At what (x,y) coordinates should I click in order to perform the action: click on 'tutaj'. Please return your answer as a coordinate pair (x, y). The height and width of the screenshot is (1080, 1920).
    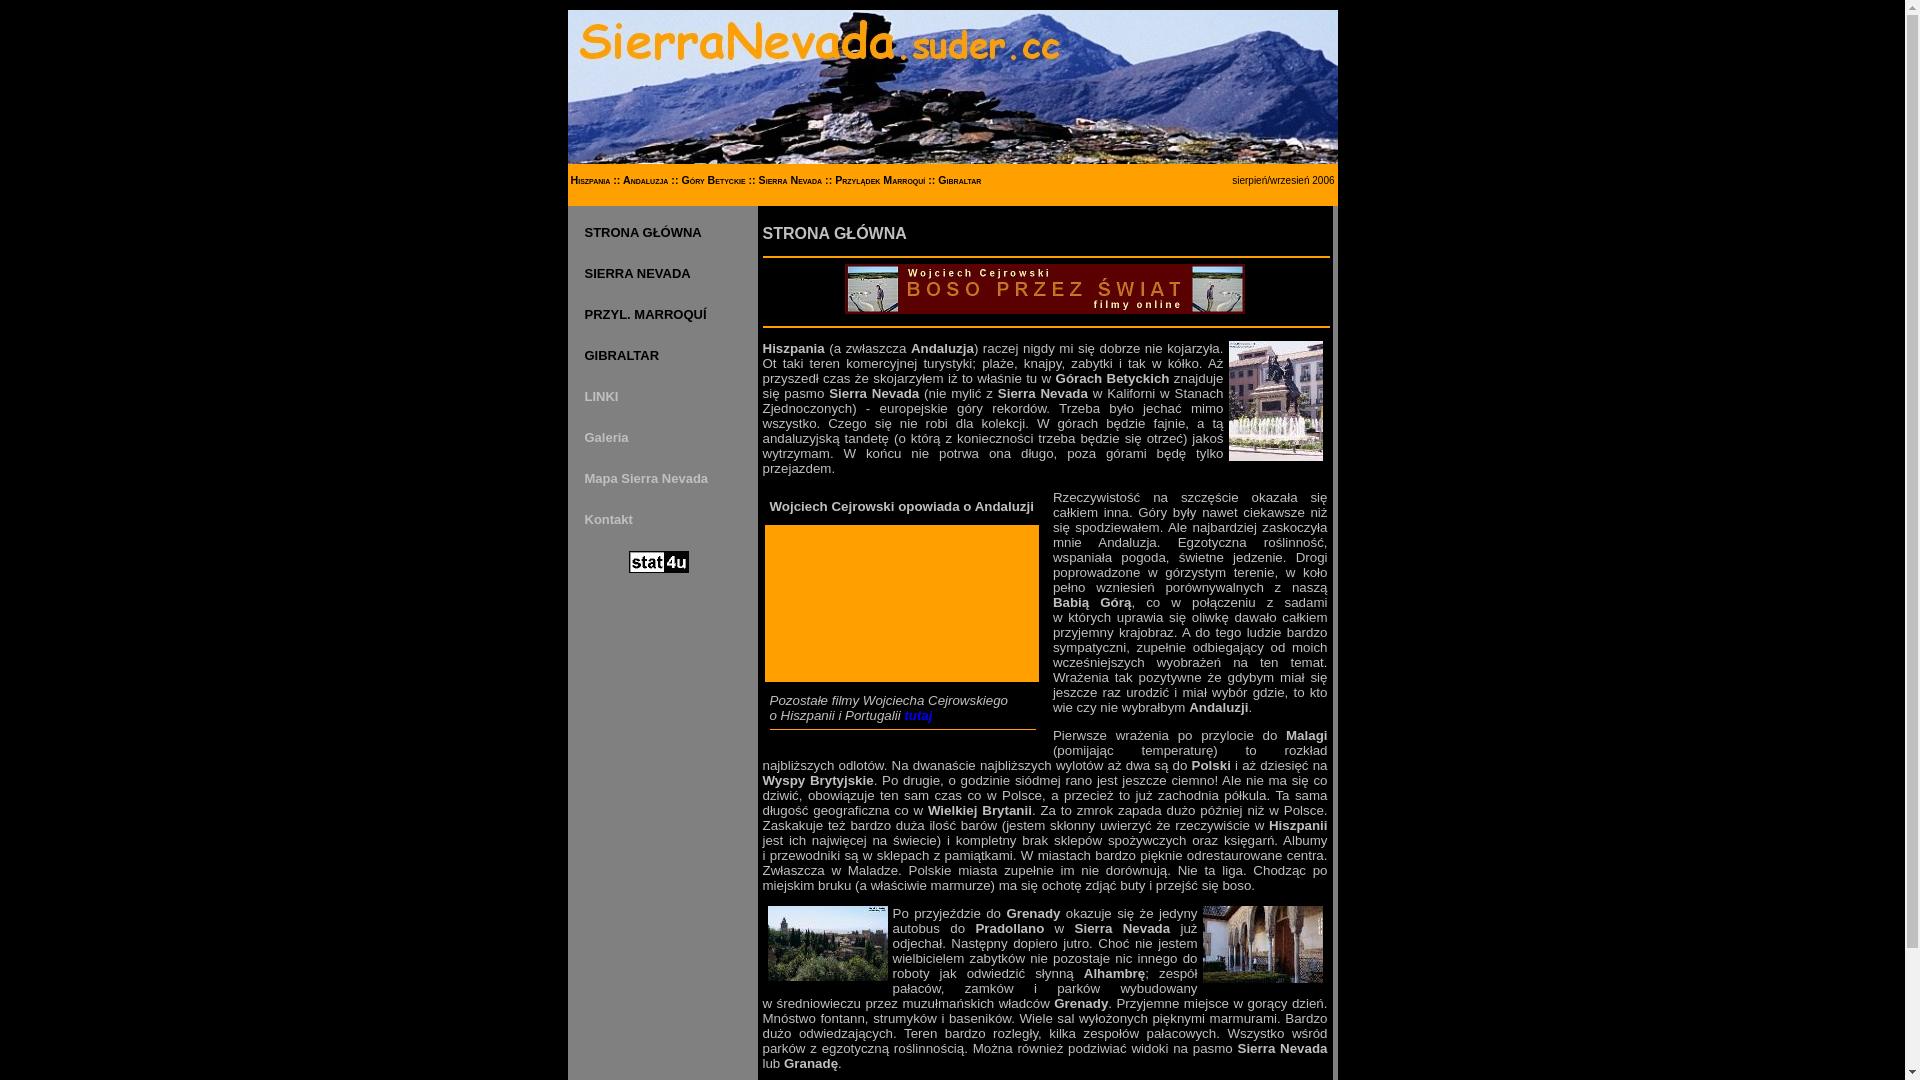
    Looking at the image, I should click on (916, 714).